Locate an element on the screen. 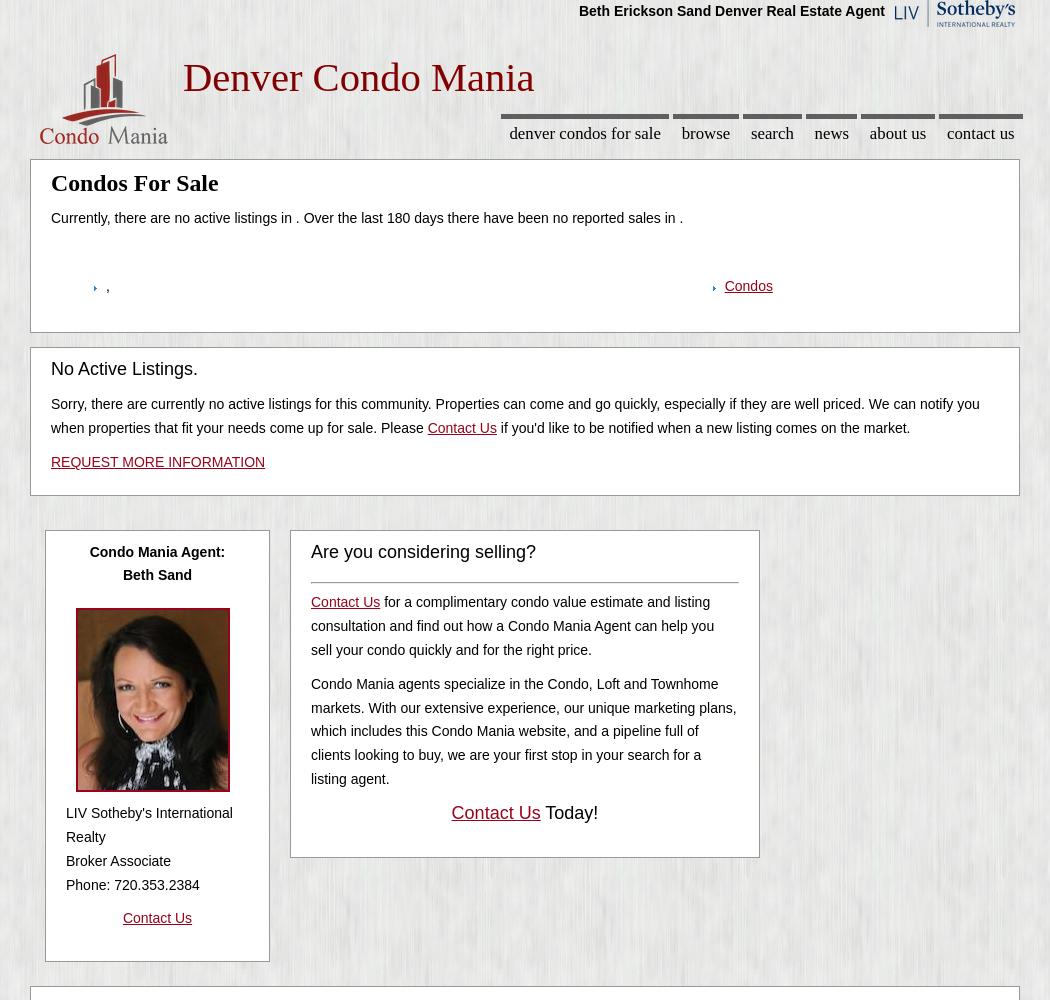 This screenshot has width=1050, height=1000. 'for a complimentary condo value estimate and listing 
						consultation and find out 
						how a Condo Mania Agent can help you sell your condo quickly and 
						for the right price.' is located at coordinates (511, 625).